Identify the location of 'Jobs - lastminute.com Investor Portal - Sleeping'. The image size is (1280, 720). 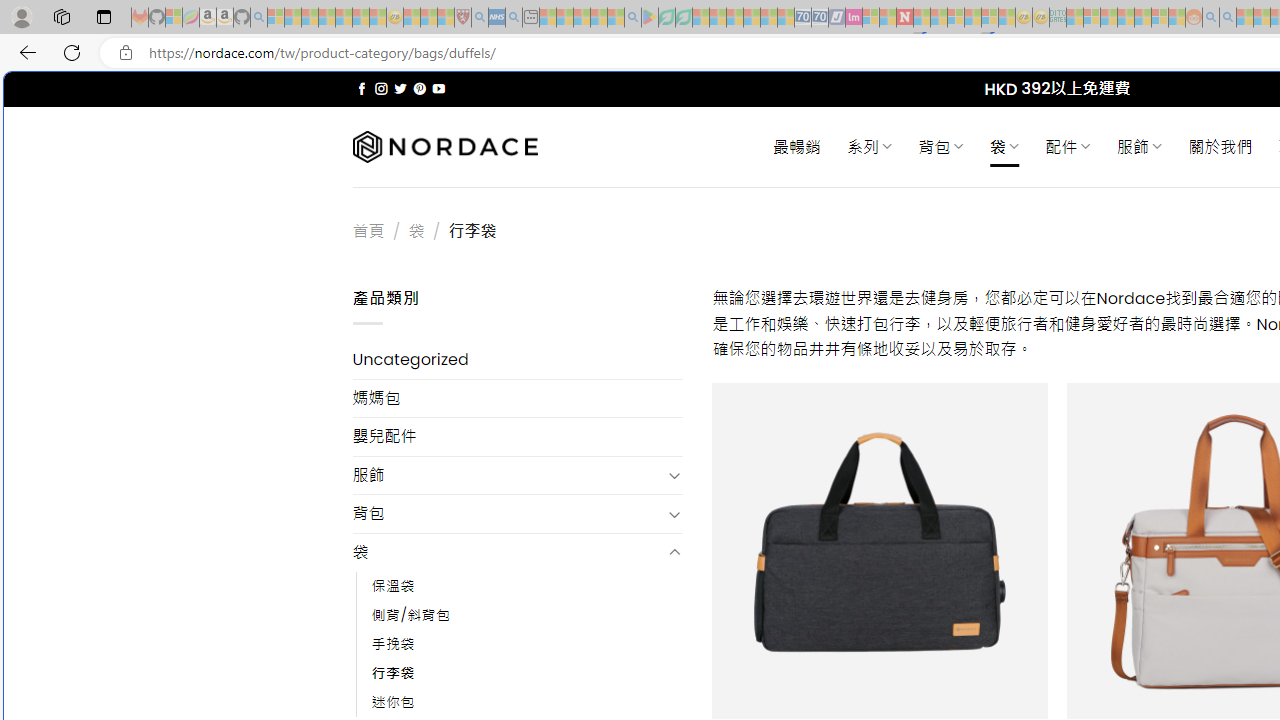
(853, 17).